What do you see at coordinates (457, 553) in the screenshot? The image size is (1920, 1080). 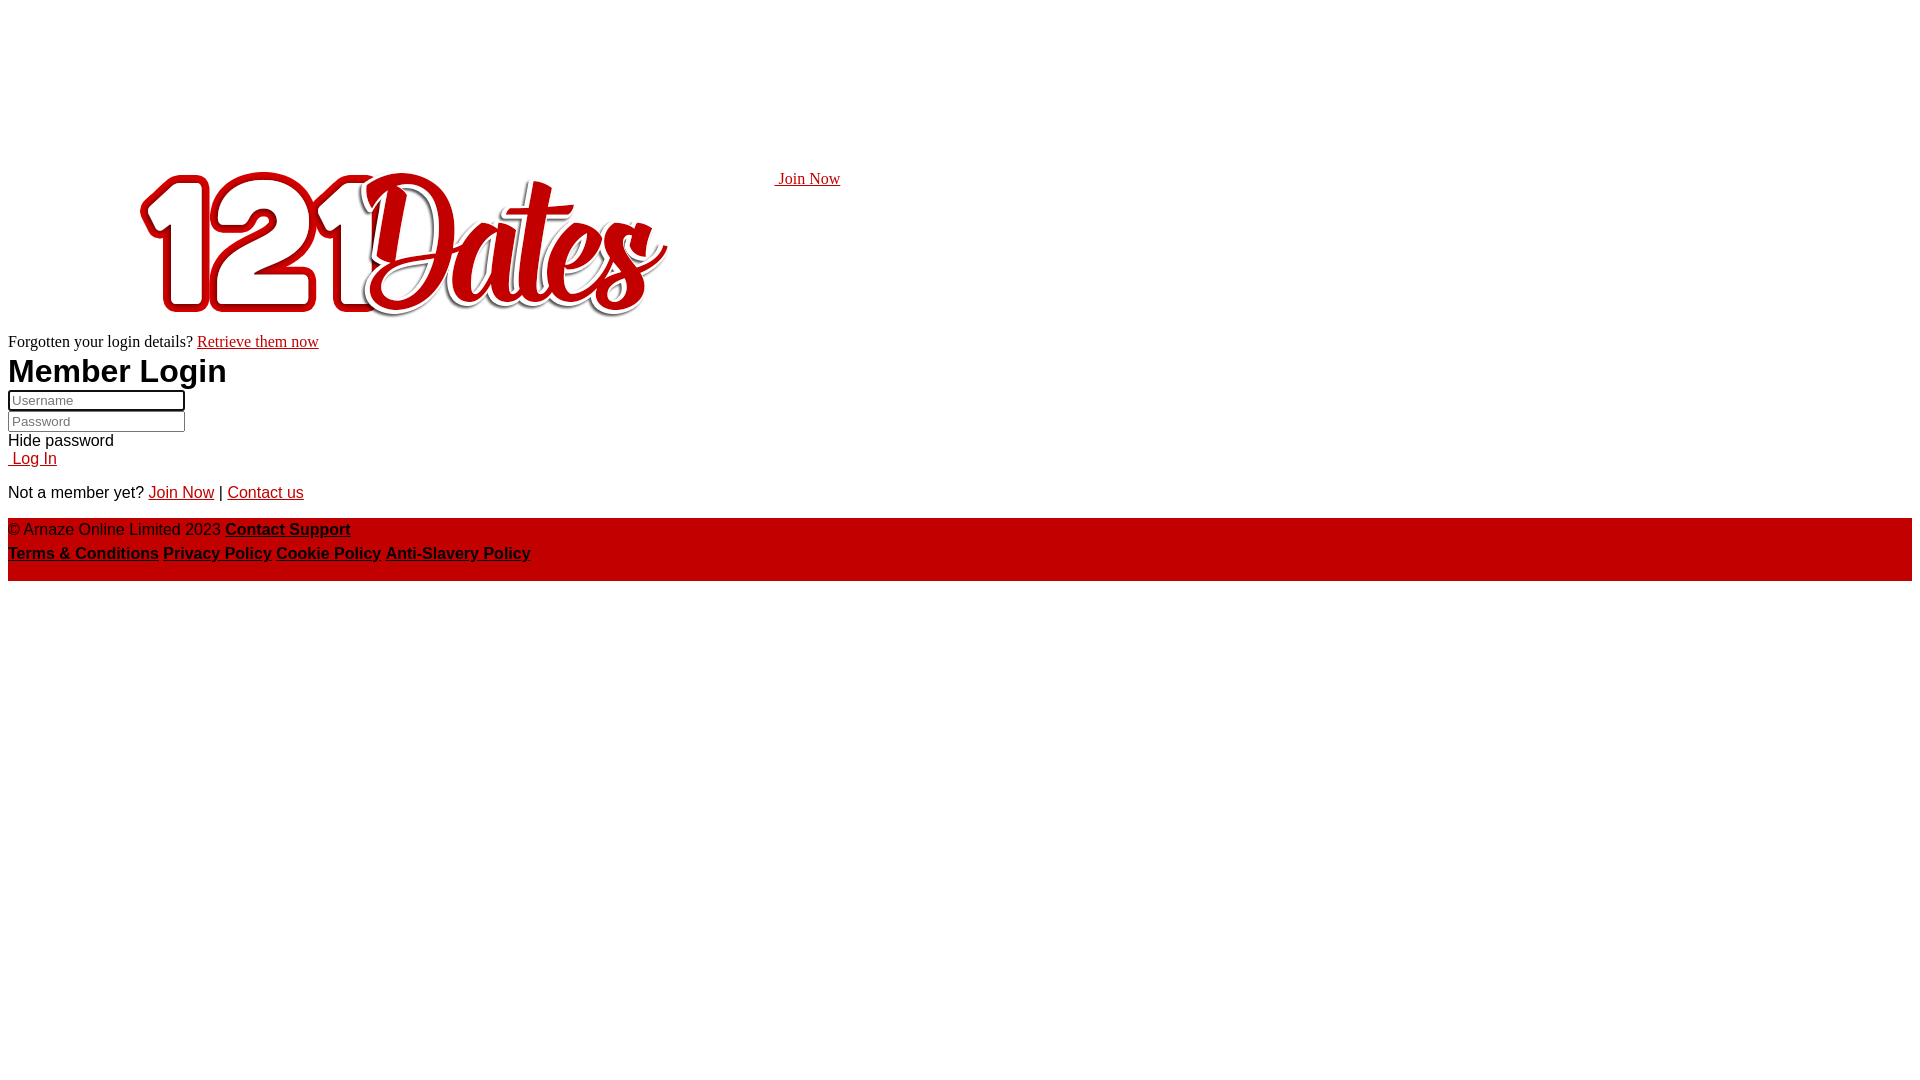 I see `'Anti-Slavery Policy'` at bounding box center [457, 553].